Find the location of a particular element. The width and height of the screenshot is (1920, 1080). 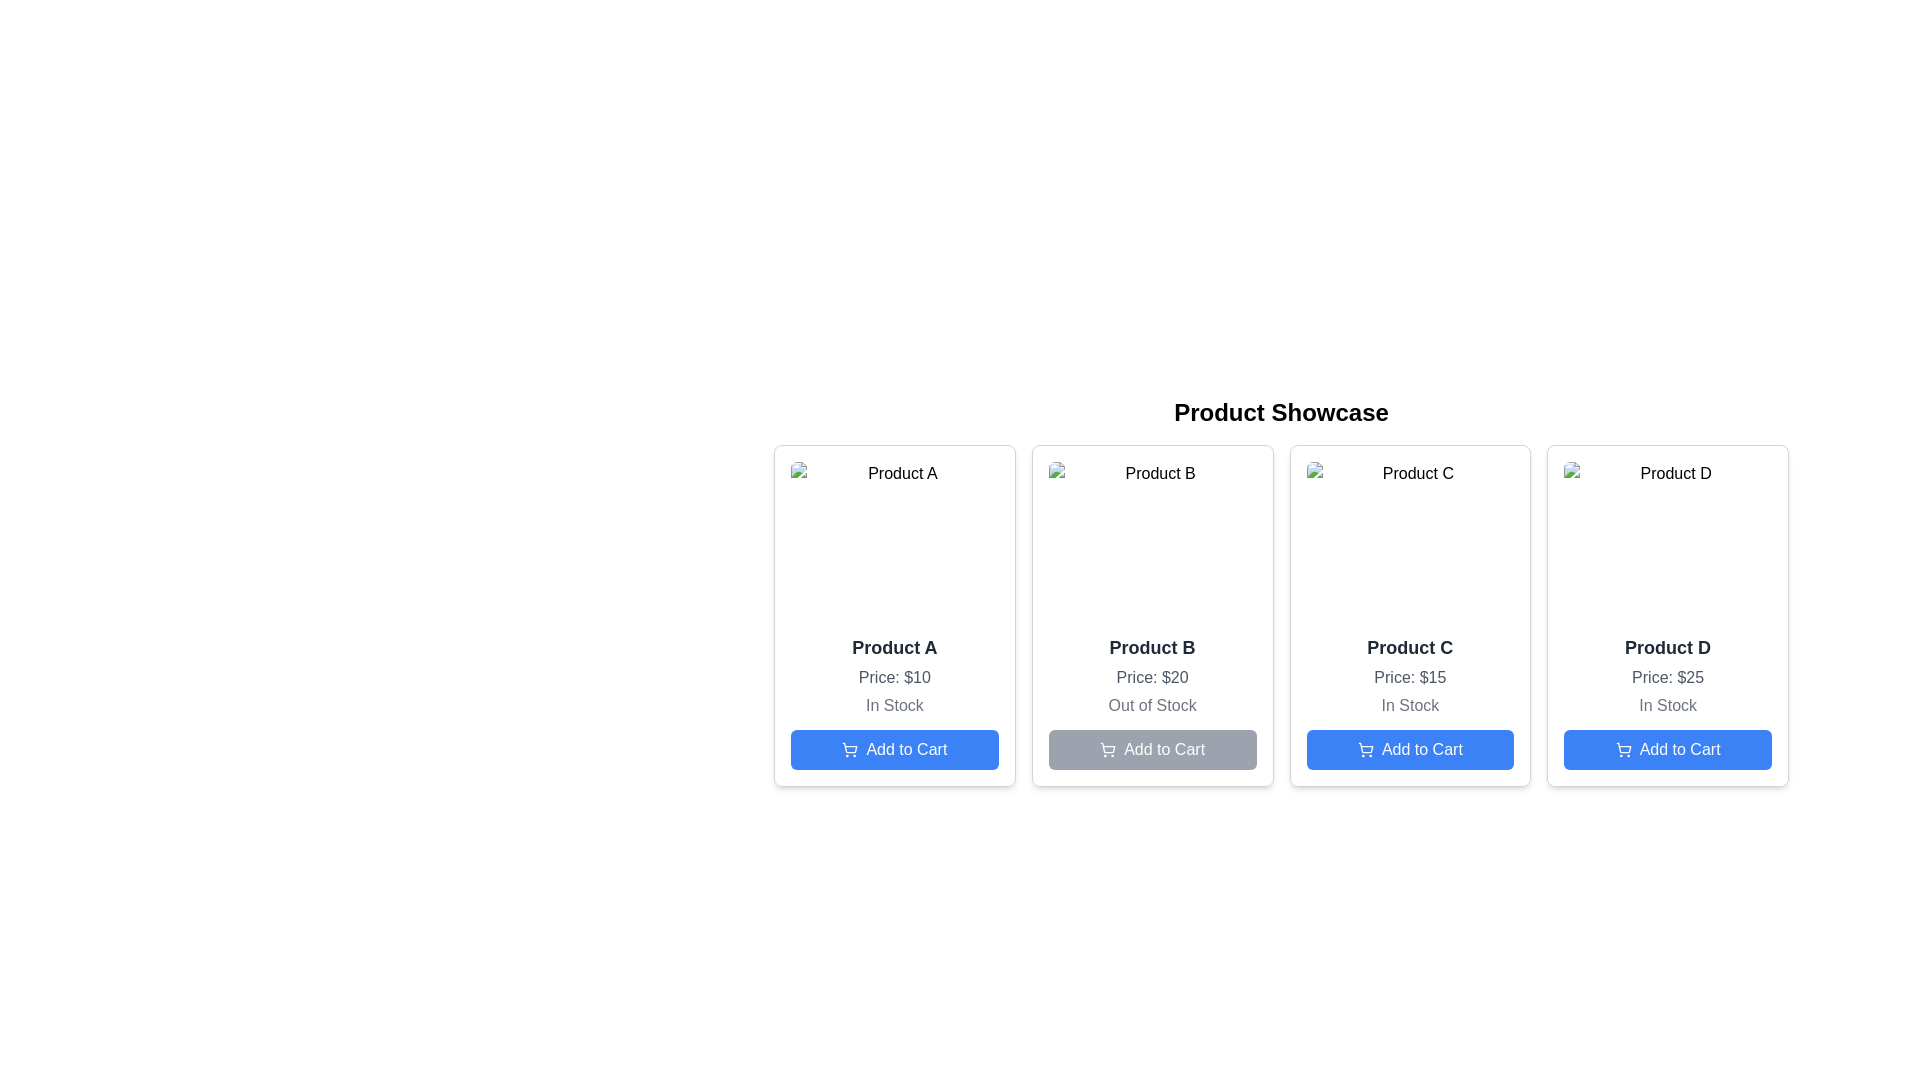

text label indicating that 'Product B' is not currently available for purchase, located below the 'Price: $20' text and above the 'Add to Cart' button is located at coordinates (1152, 704).